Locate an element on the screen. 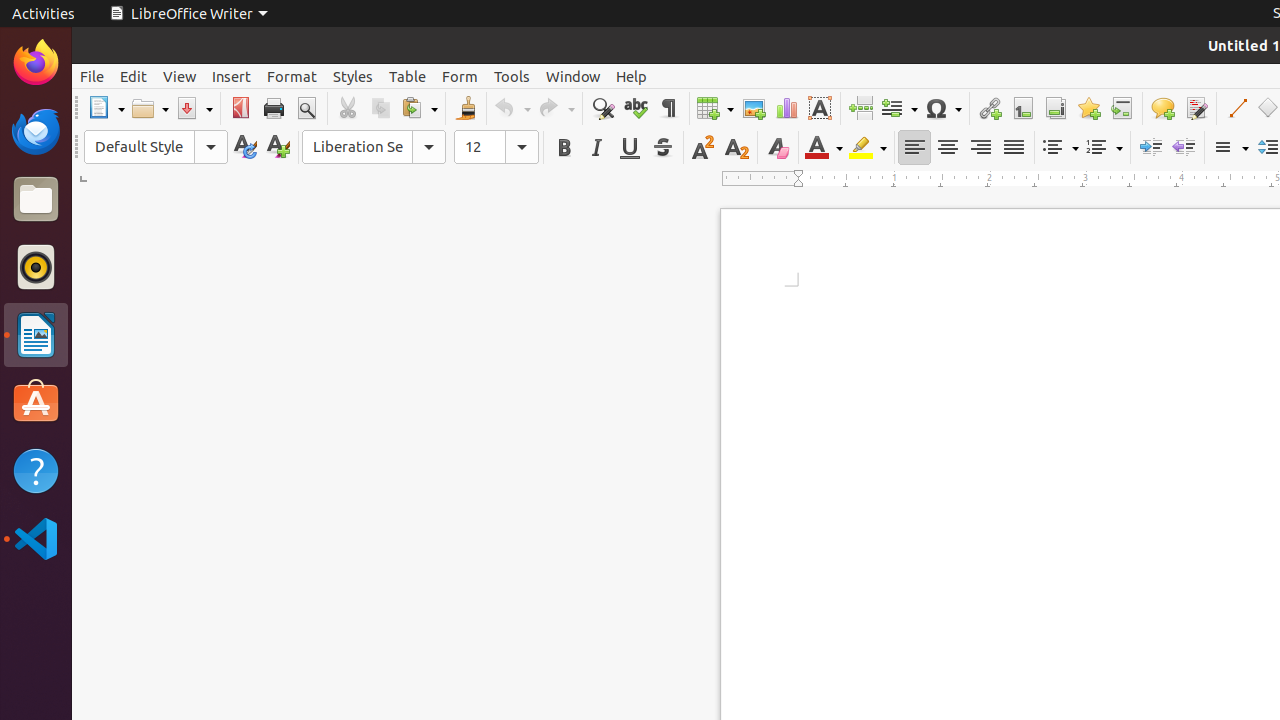 The height and width of the screenshot is (720, 1280). 'Left' is located at coordinates (913, 146).